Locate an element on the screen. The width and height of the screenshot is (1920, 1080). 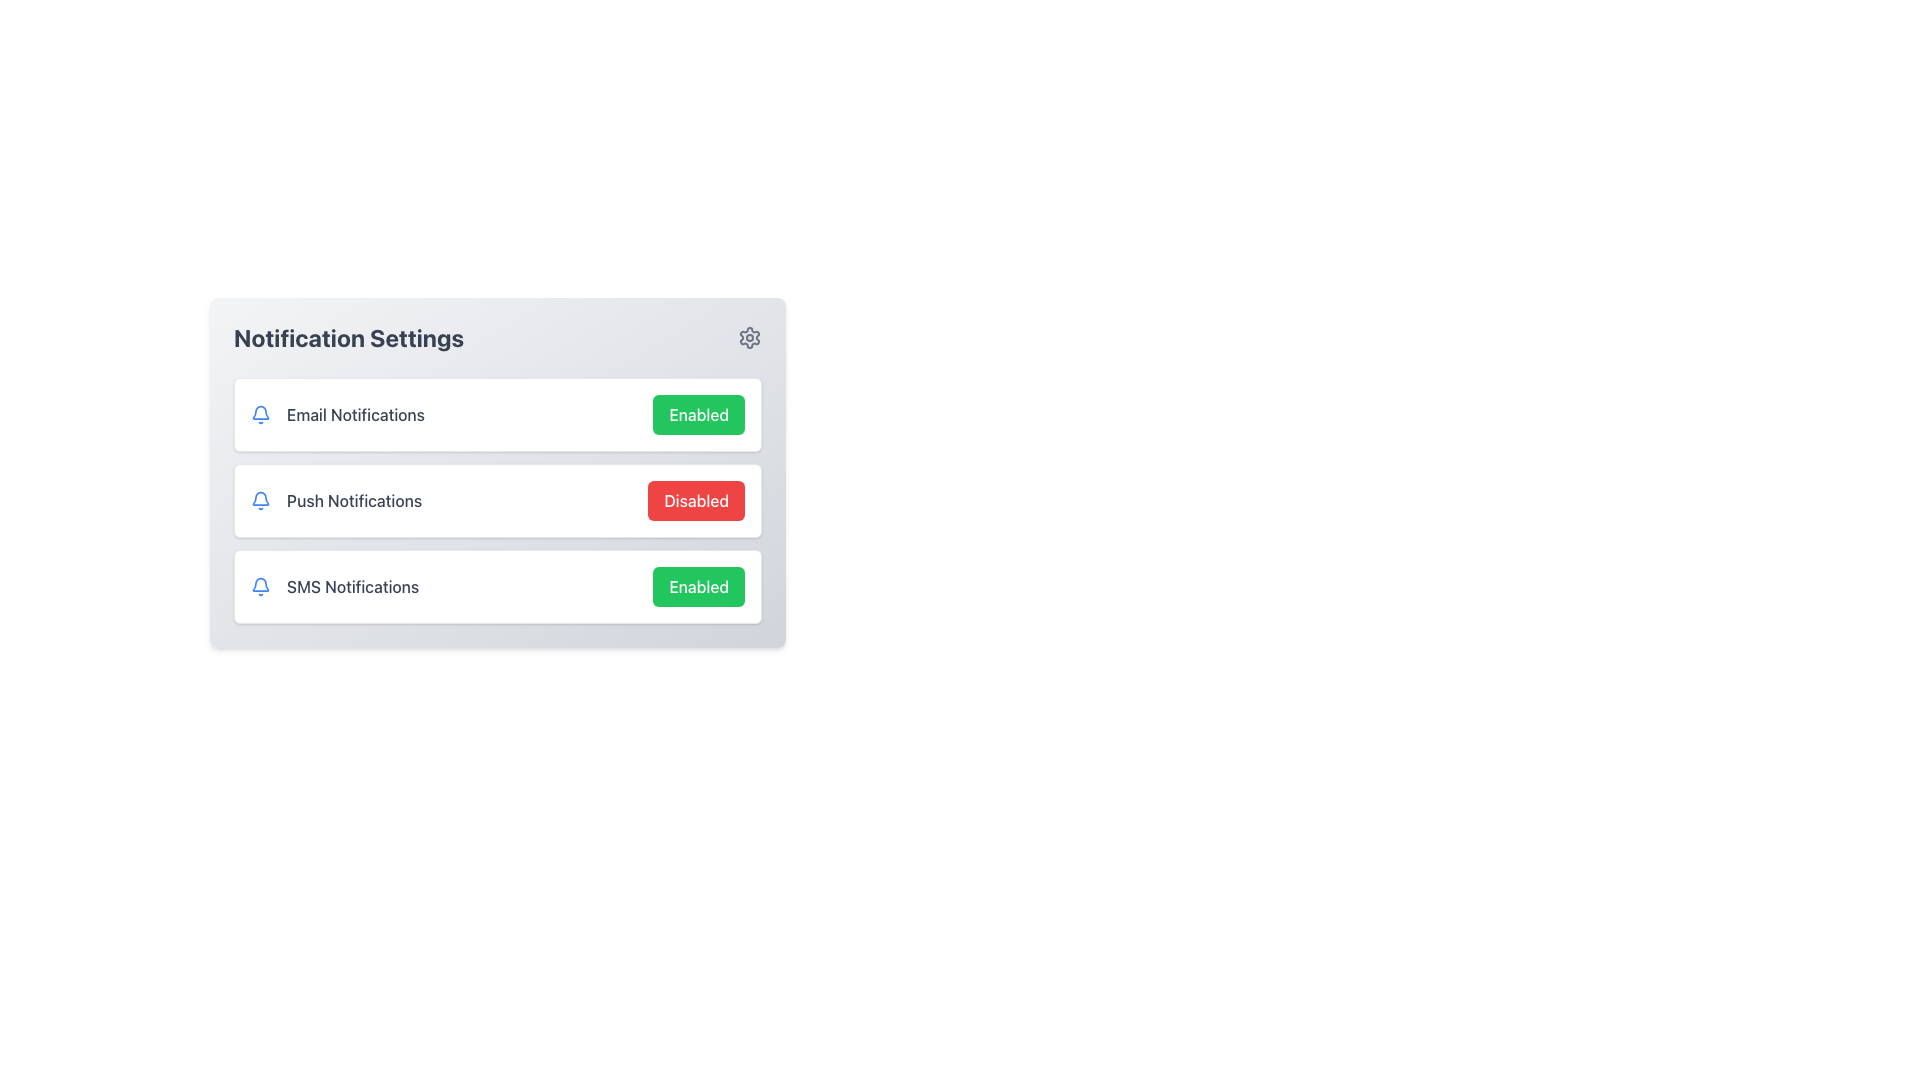
the 'Disabled' button in the 'Push Notifications' section is located at coordinates (498, 500).